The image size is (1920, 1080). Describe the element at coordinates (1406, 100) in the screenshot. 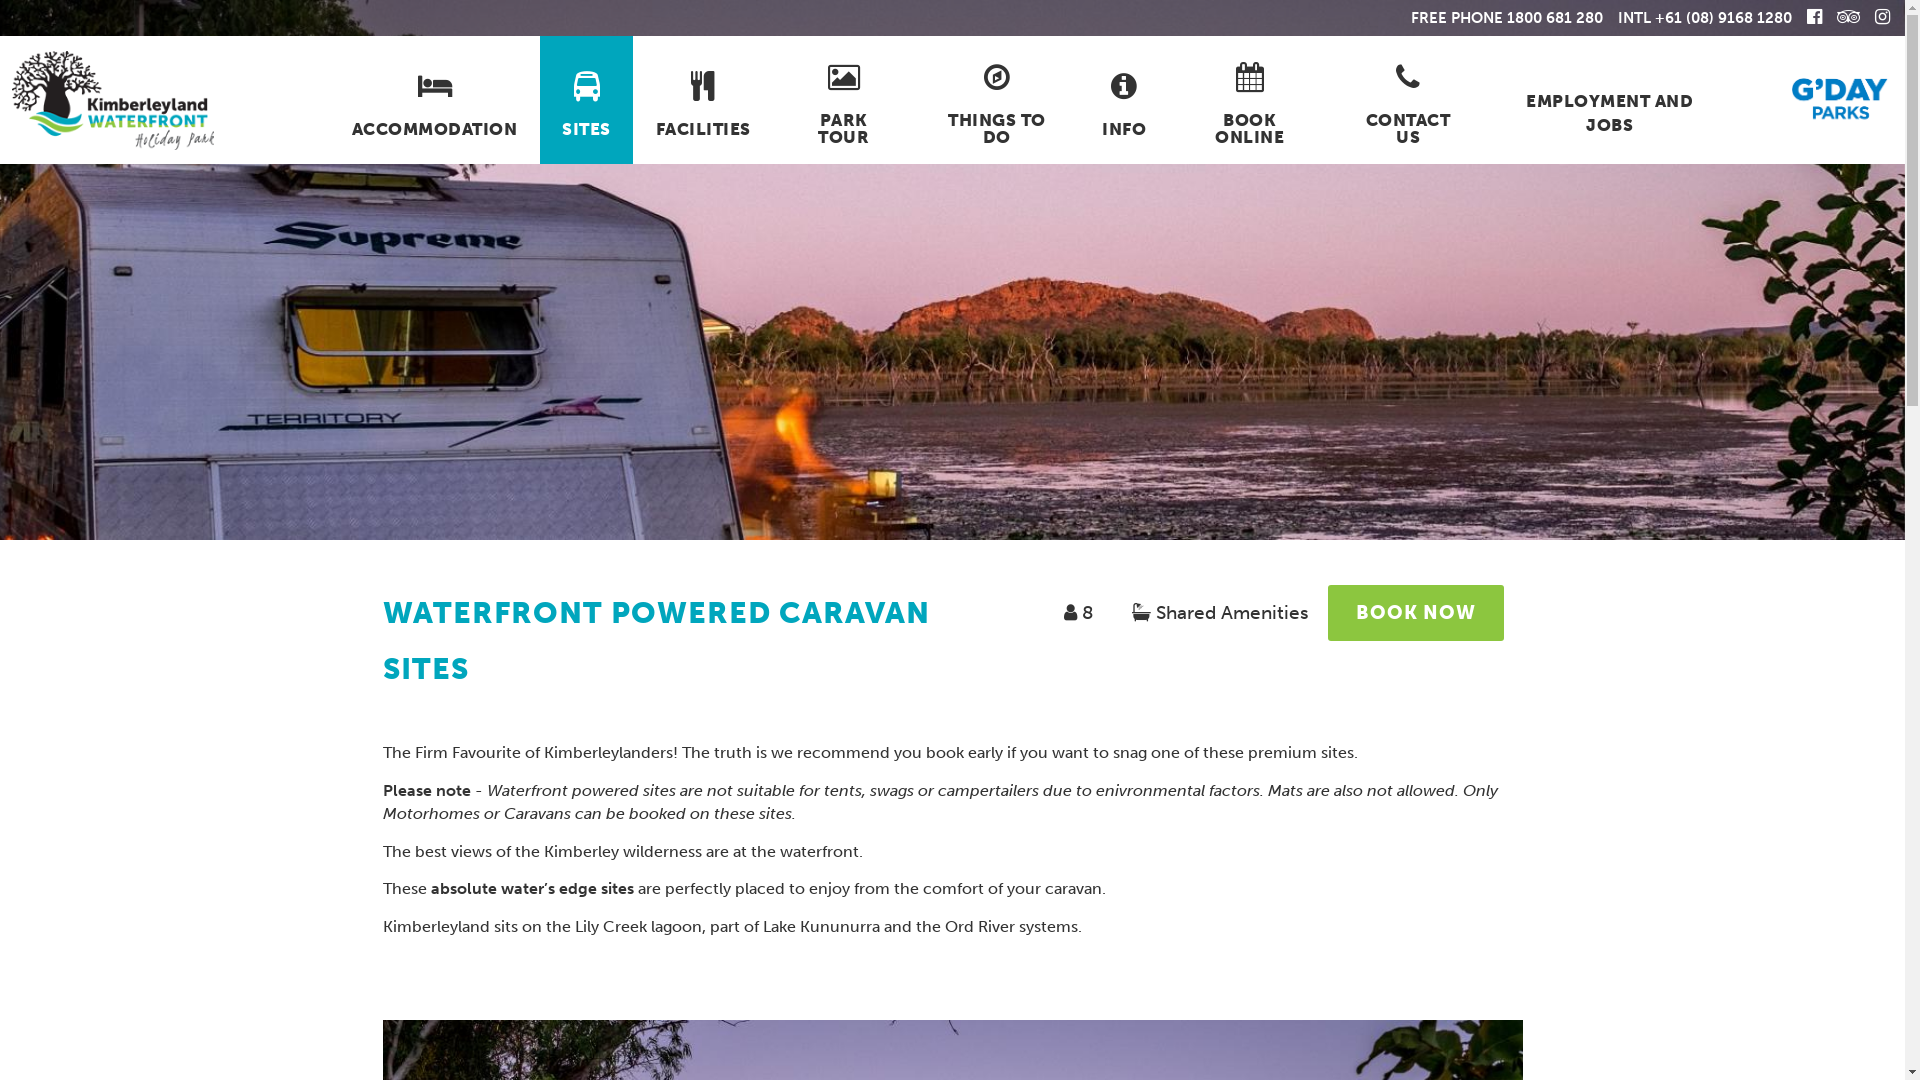

I see `'CONTACT US'` at that location.